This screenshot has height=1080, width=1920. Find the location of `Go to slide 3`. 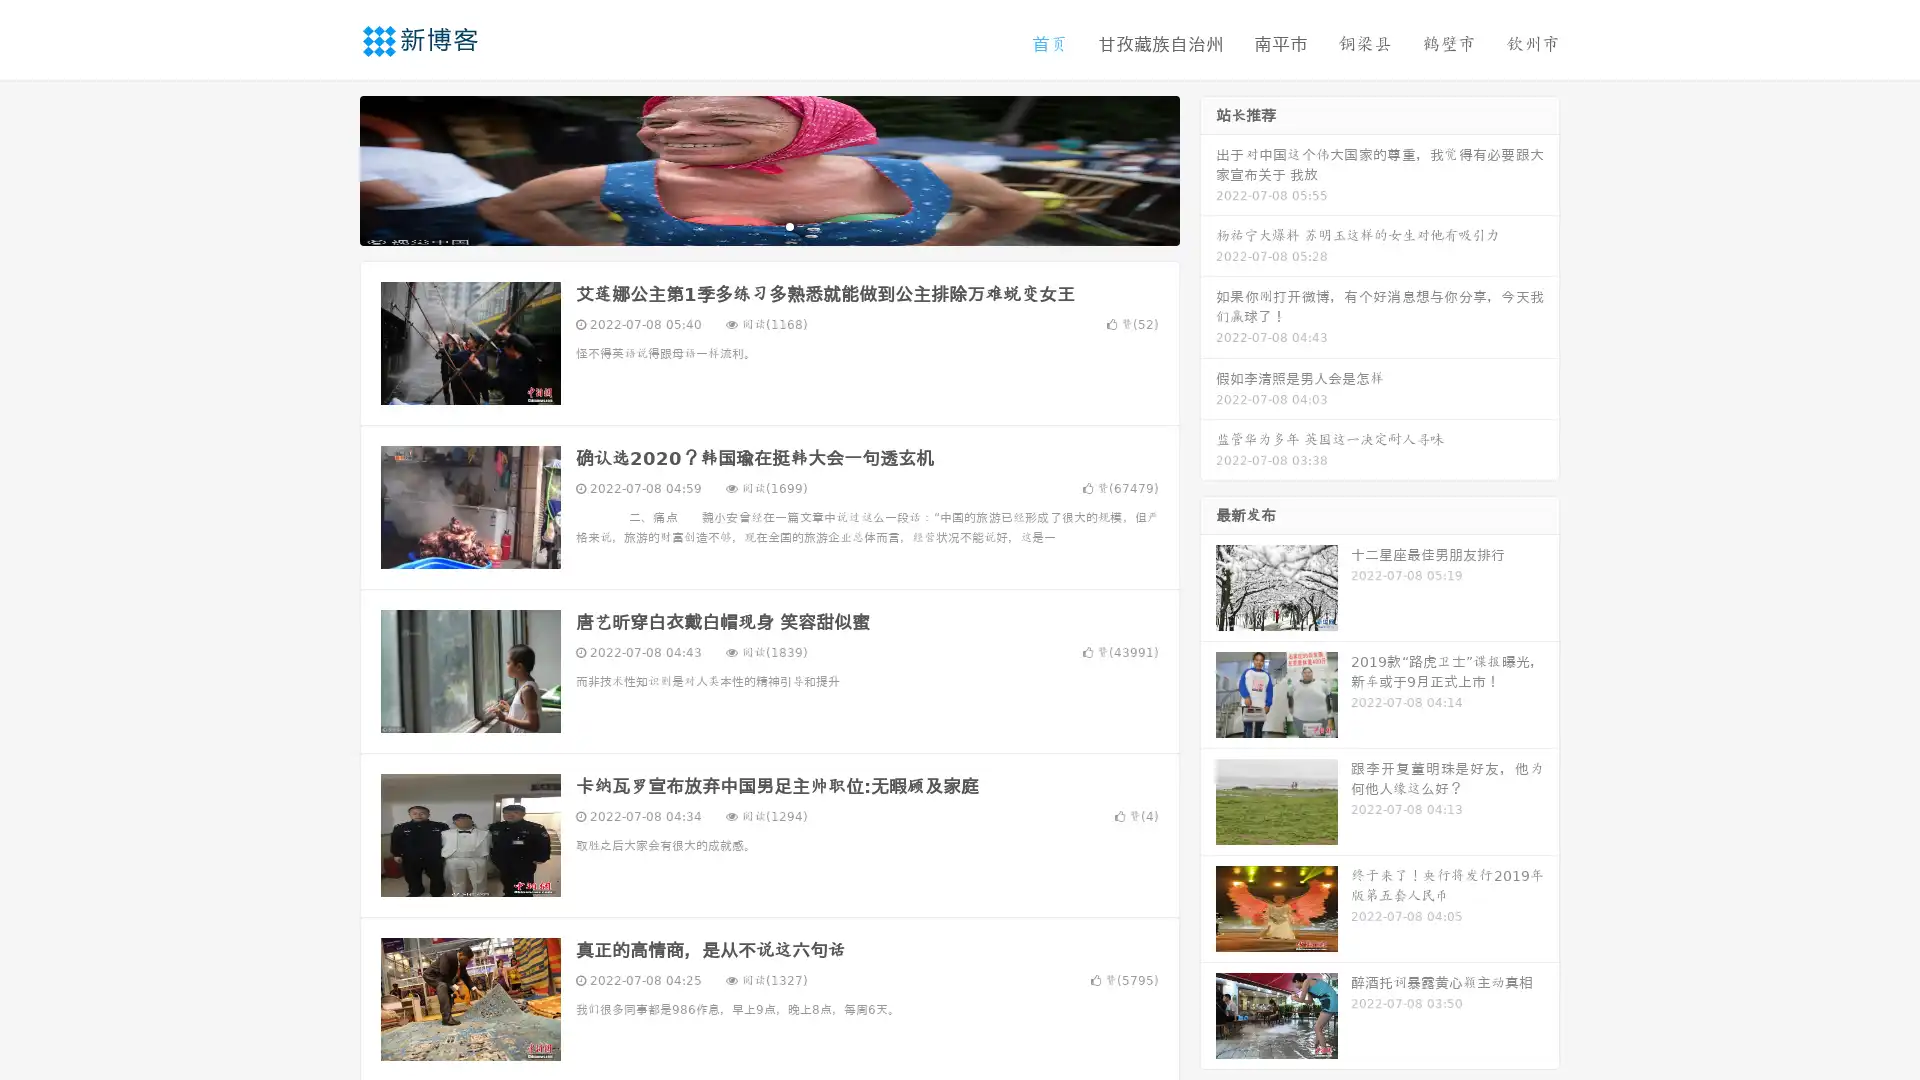

Go to slide 3 is located at coordinates (789, 225).